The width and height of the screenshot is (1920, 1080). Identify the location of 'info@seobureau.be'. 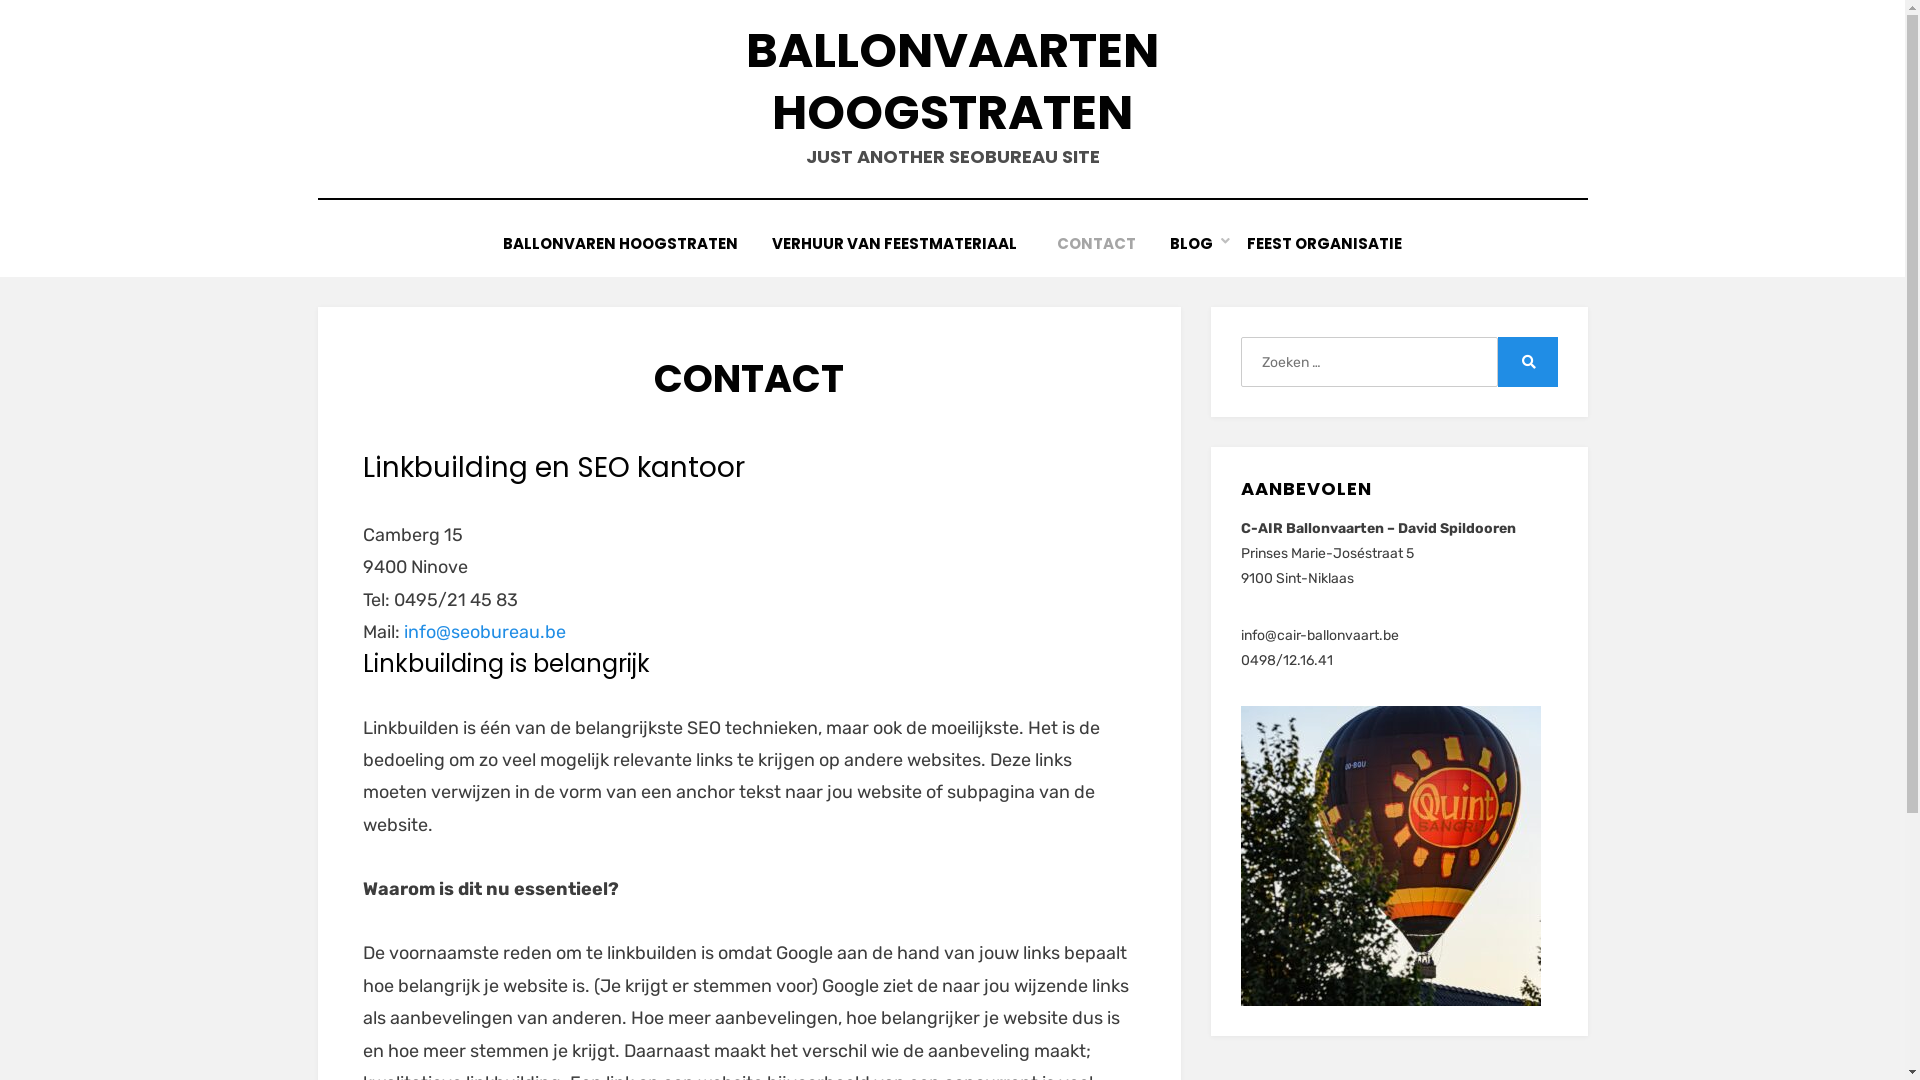
(402, 632).